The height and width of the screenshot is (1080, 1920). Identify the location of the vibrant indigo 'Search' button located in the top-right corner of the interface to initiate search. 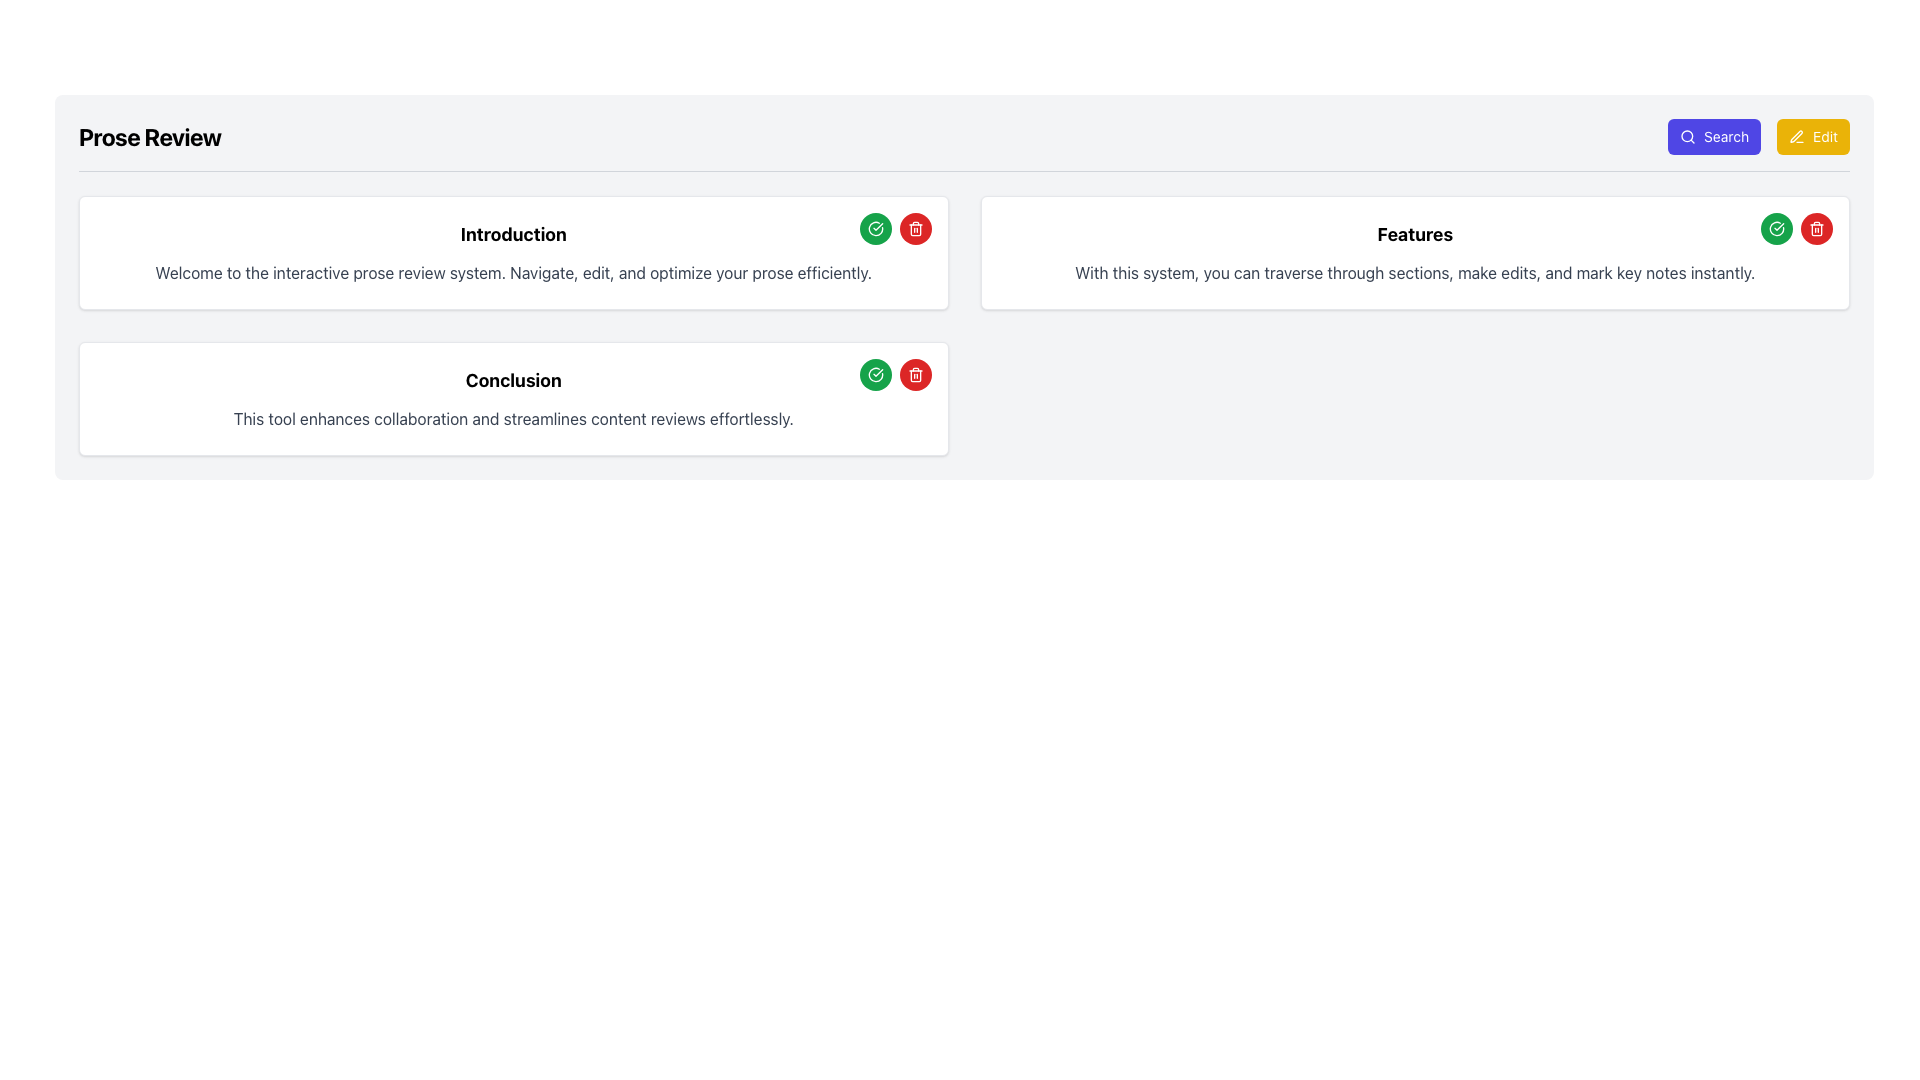
(1713, 136).